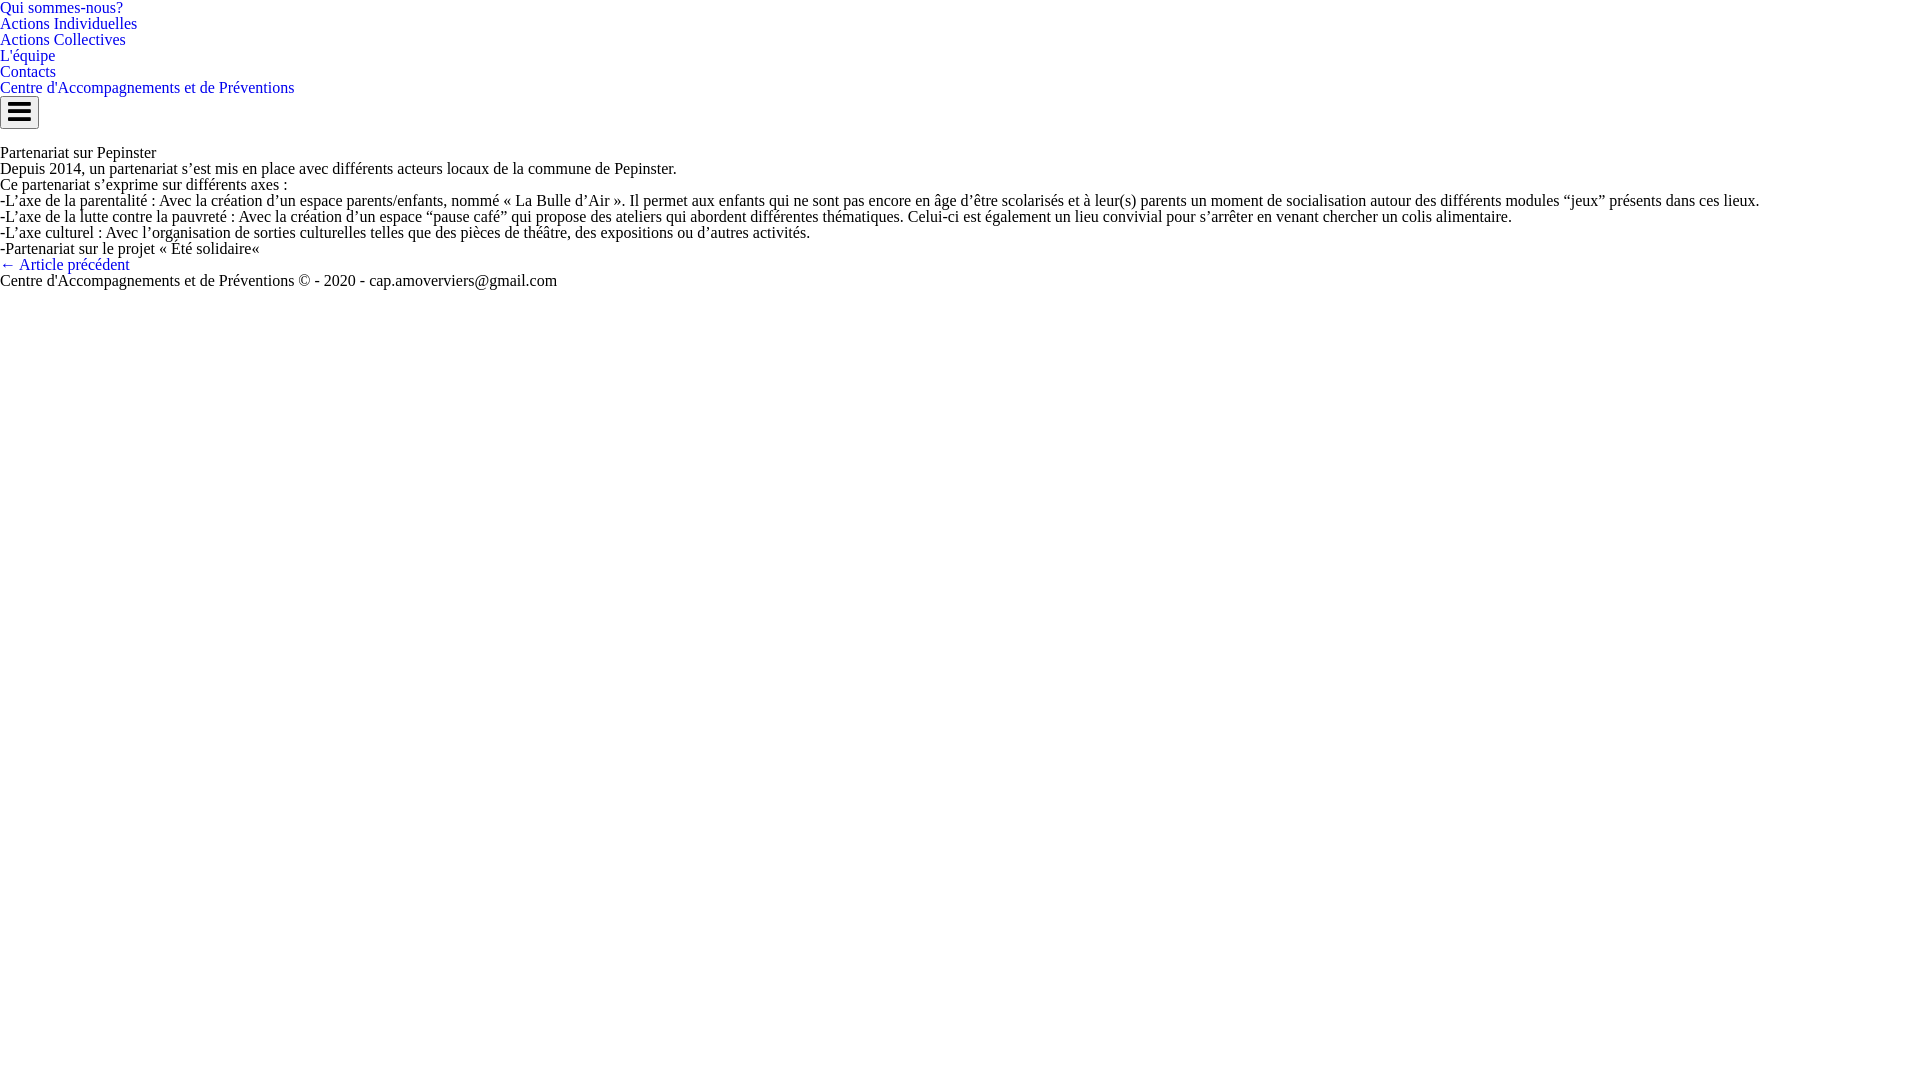  Describe the element at coordinates (28, 70) in the screenshot. I see `'Contacts'` at that location.